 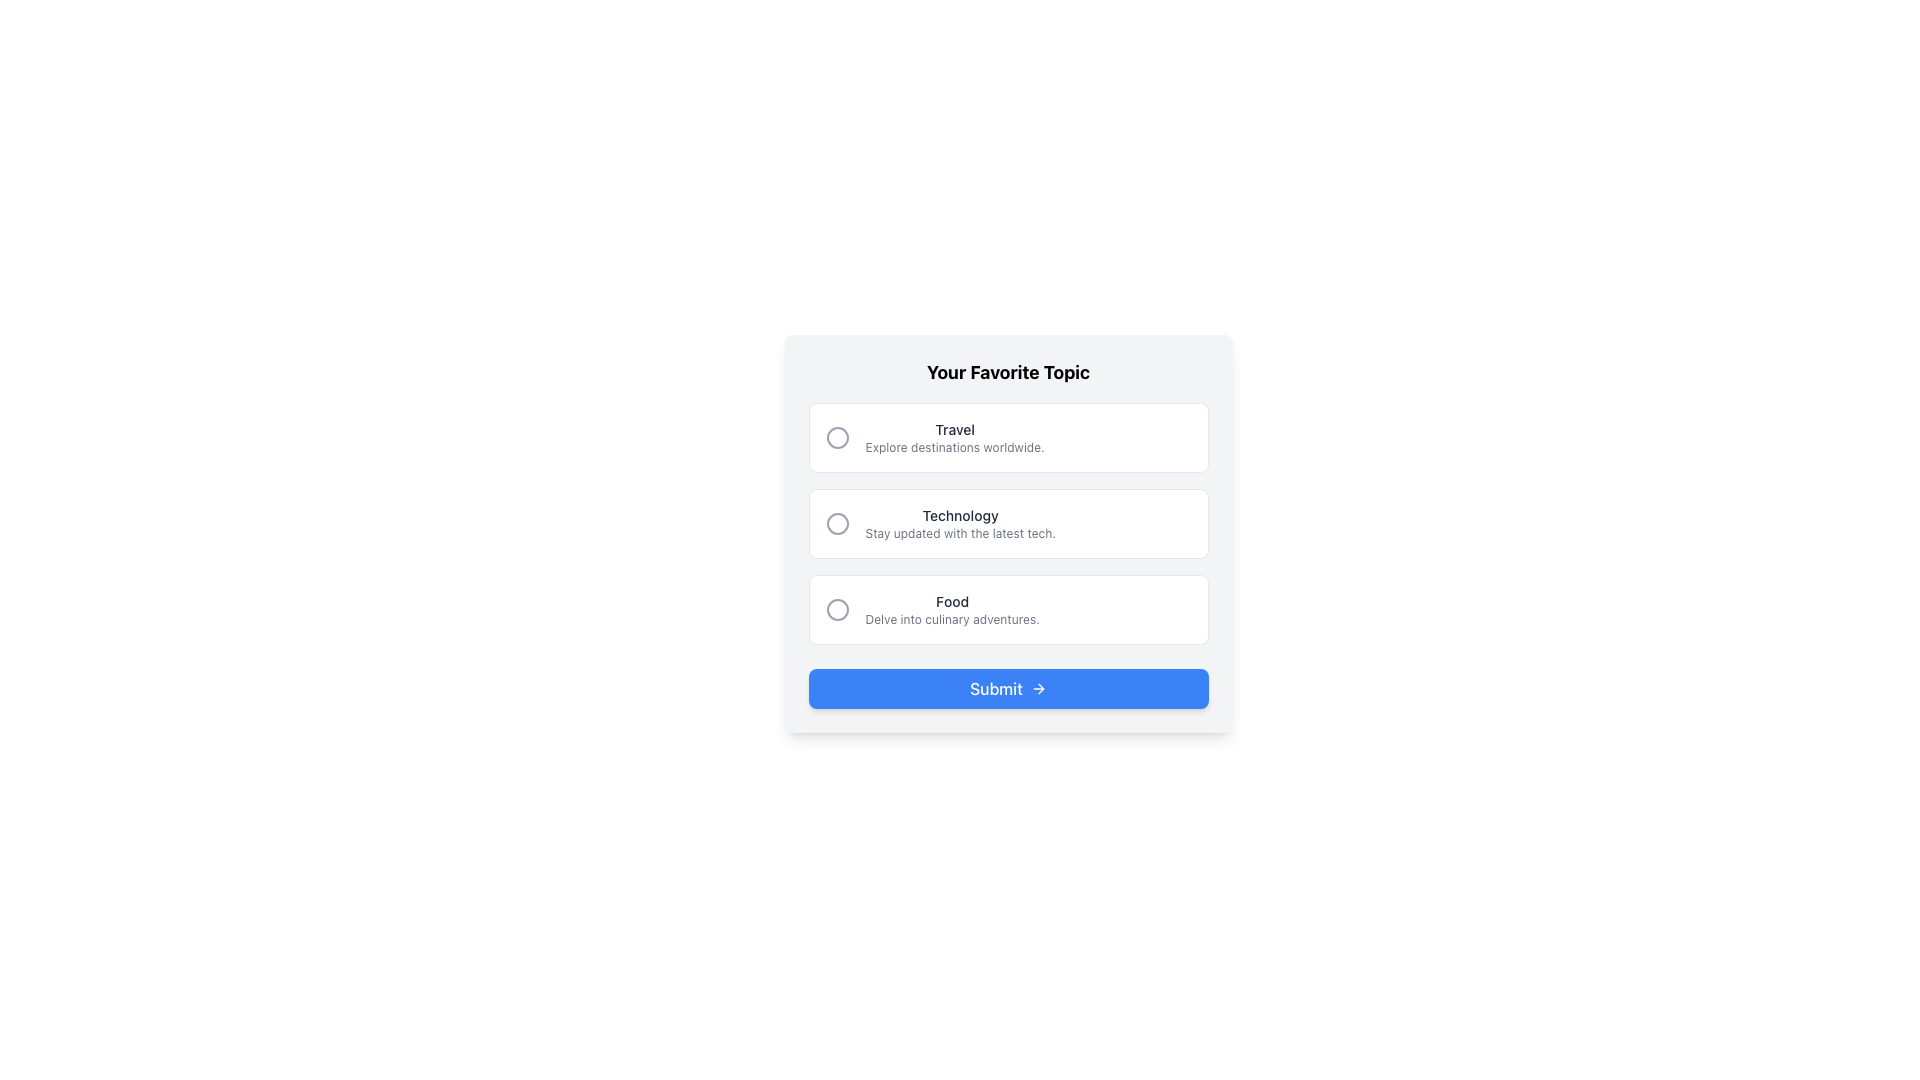 What do you see at coordinates (1008, 523) in the screenshot?
I see `the radio button associated with the second topic in the 'Your Favorite Topic' card` at bounding box center [1008, 523].